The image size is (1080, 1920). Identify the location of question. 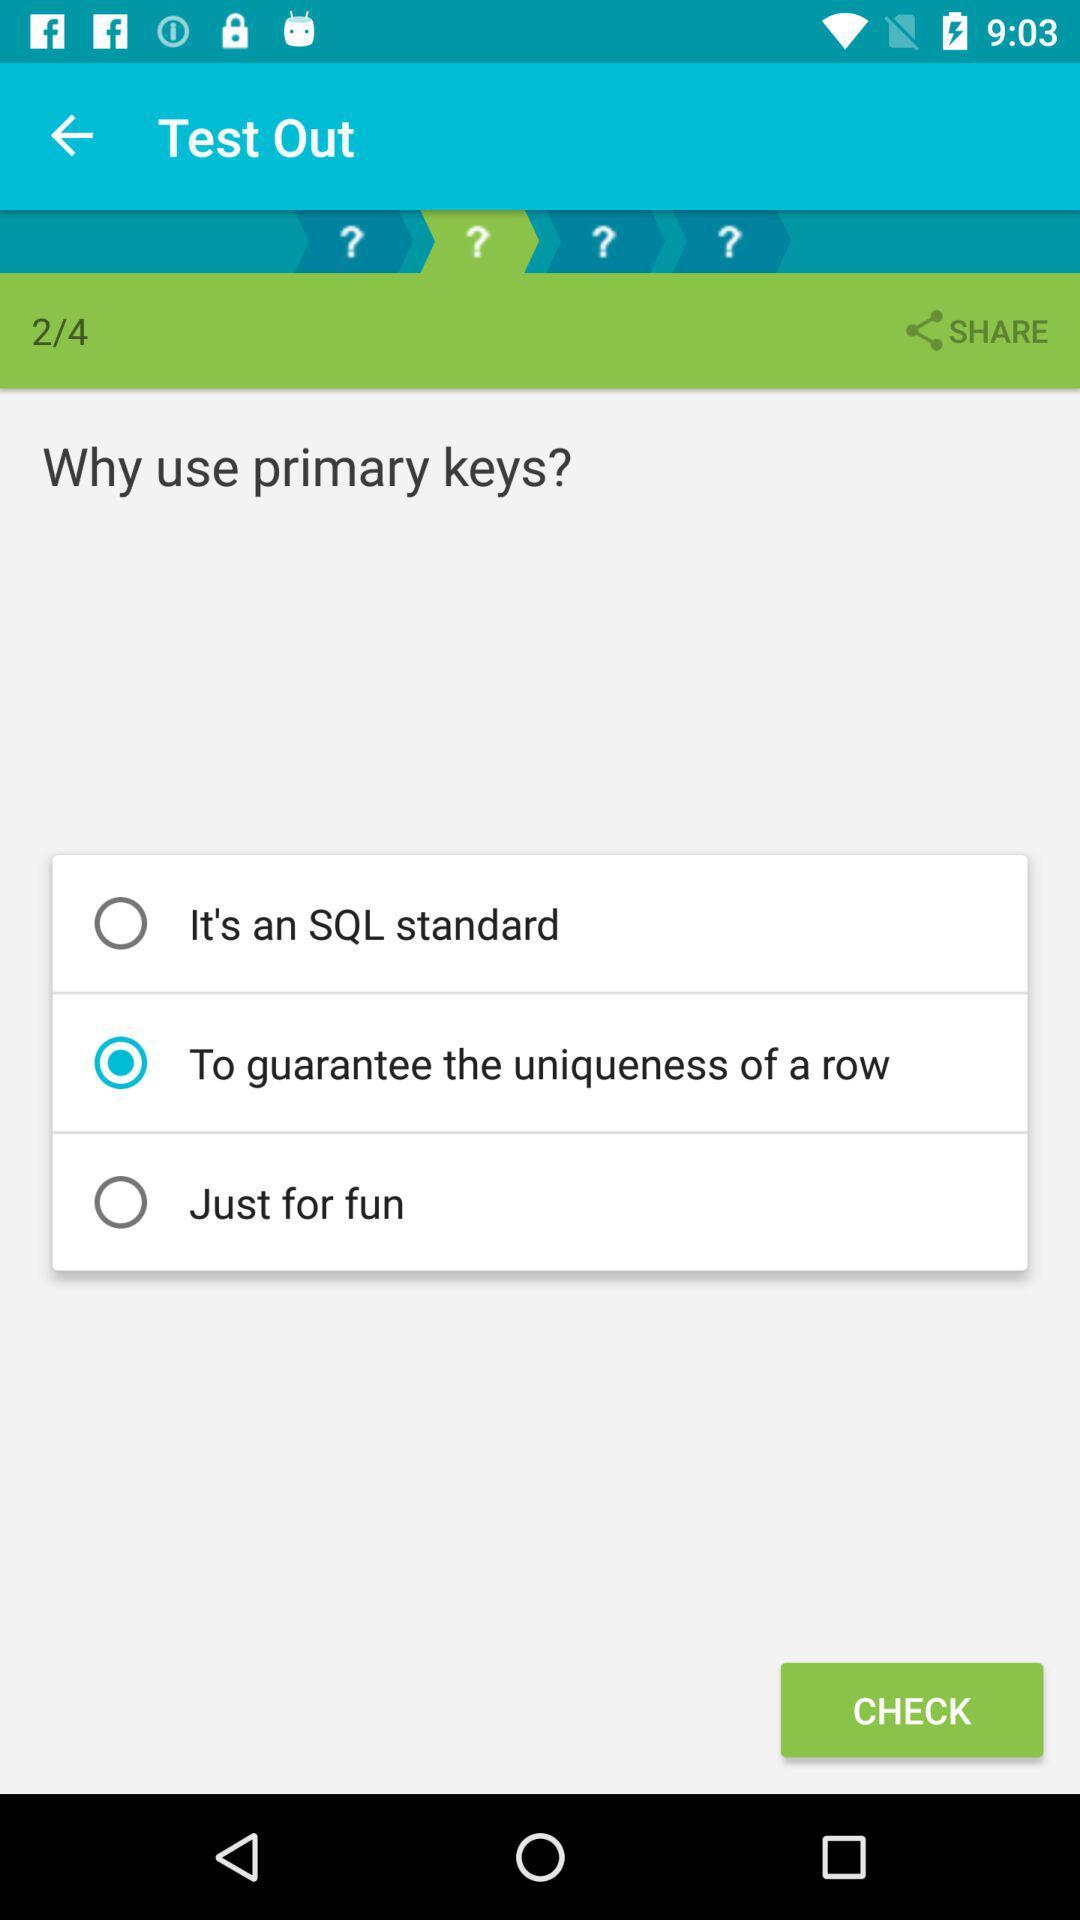
(729, 240).